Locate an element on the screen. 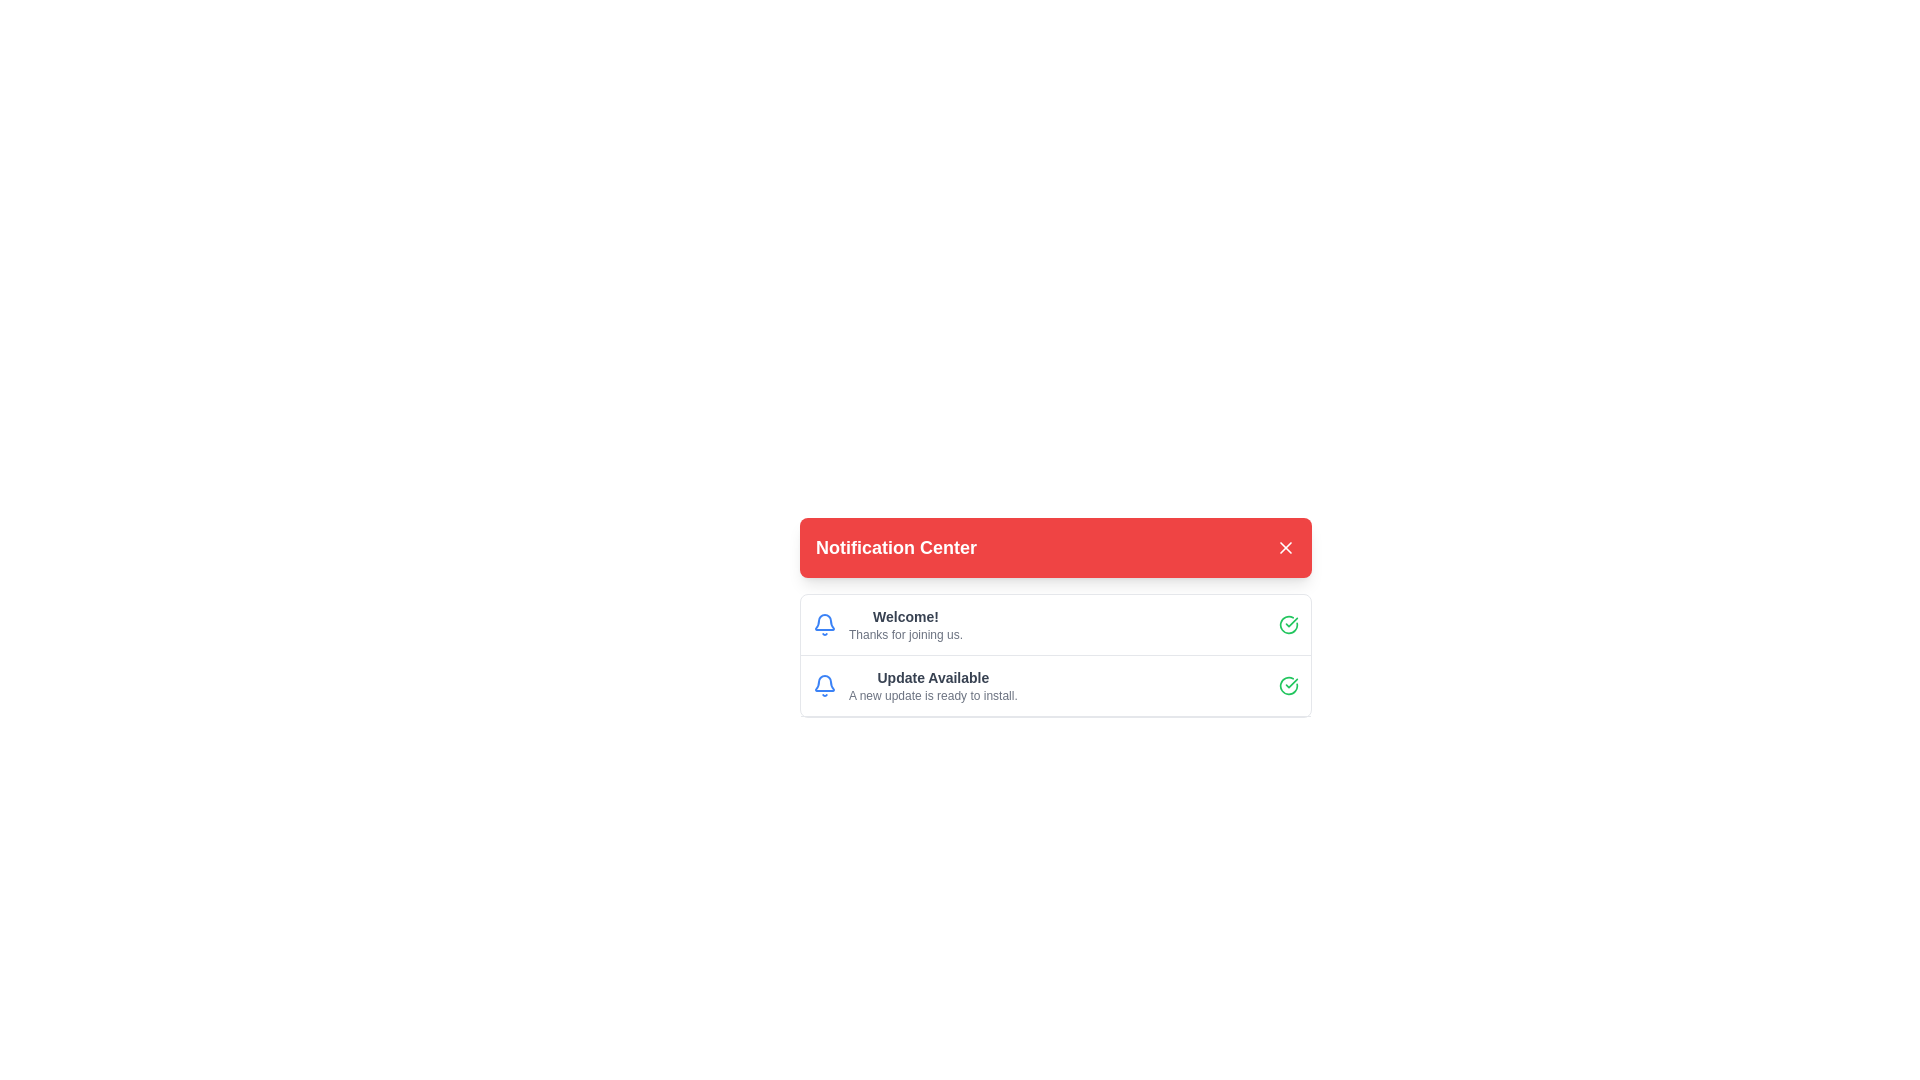 Image resolution: width=1920 pixels, height=1080 pixels. the text label that states 'Thanks for joining us.' displayed in a small gray font, located just below the main heading 'Welcome!' within the notification card interface is located at coordinates (905, 635).